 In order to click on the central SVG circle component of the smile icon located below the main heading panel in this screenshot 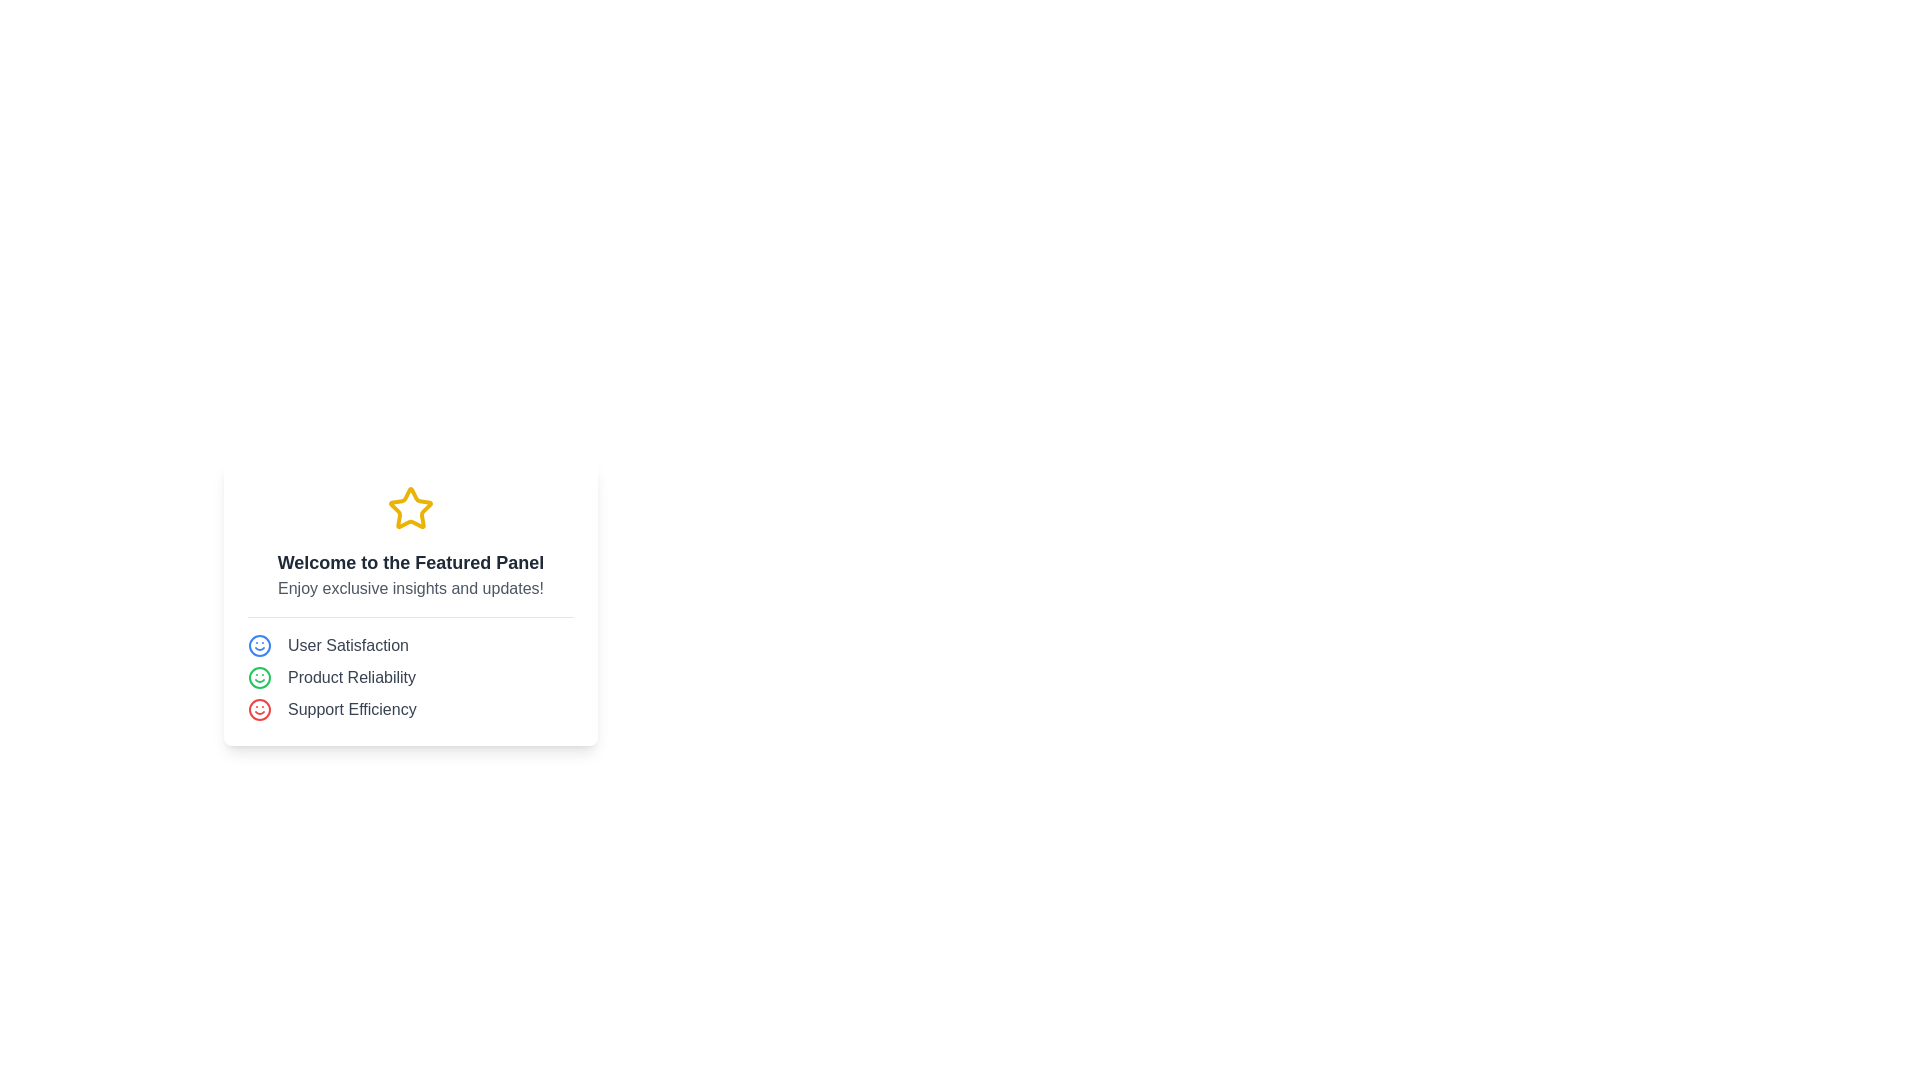, I will do `click(258, 676)`.